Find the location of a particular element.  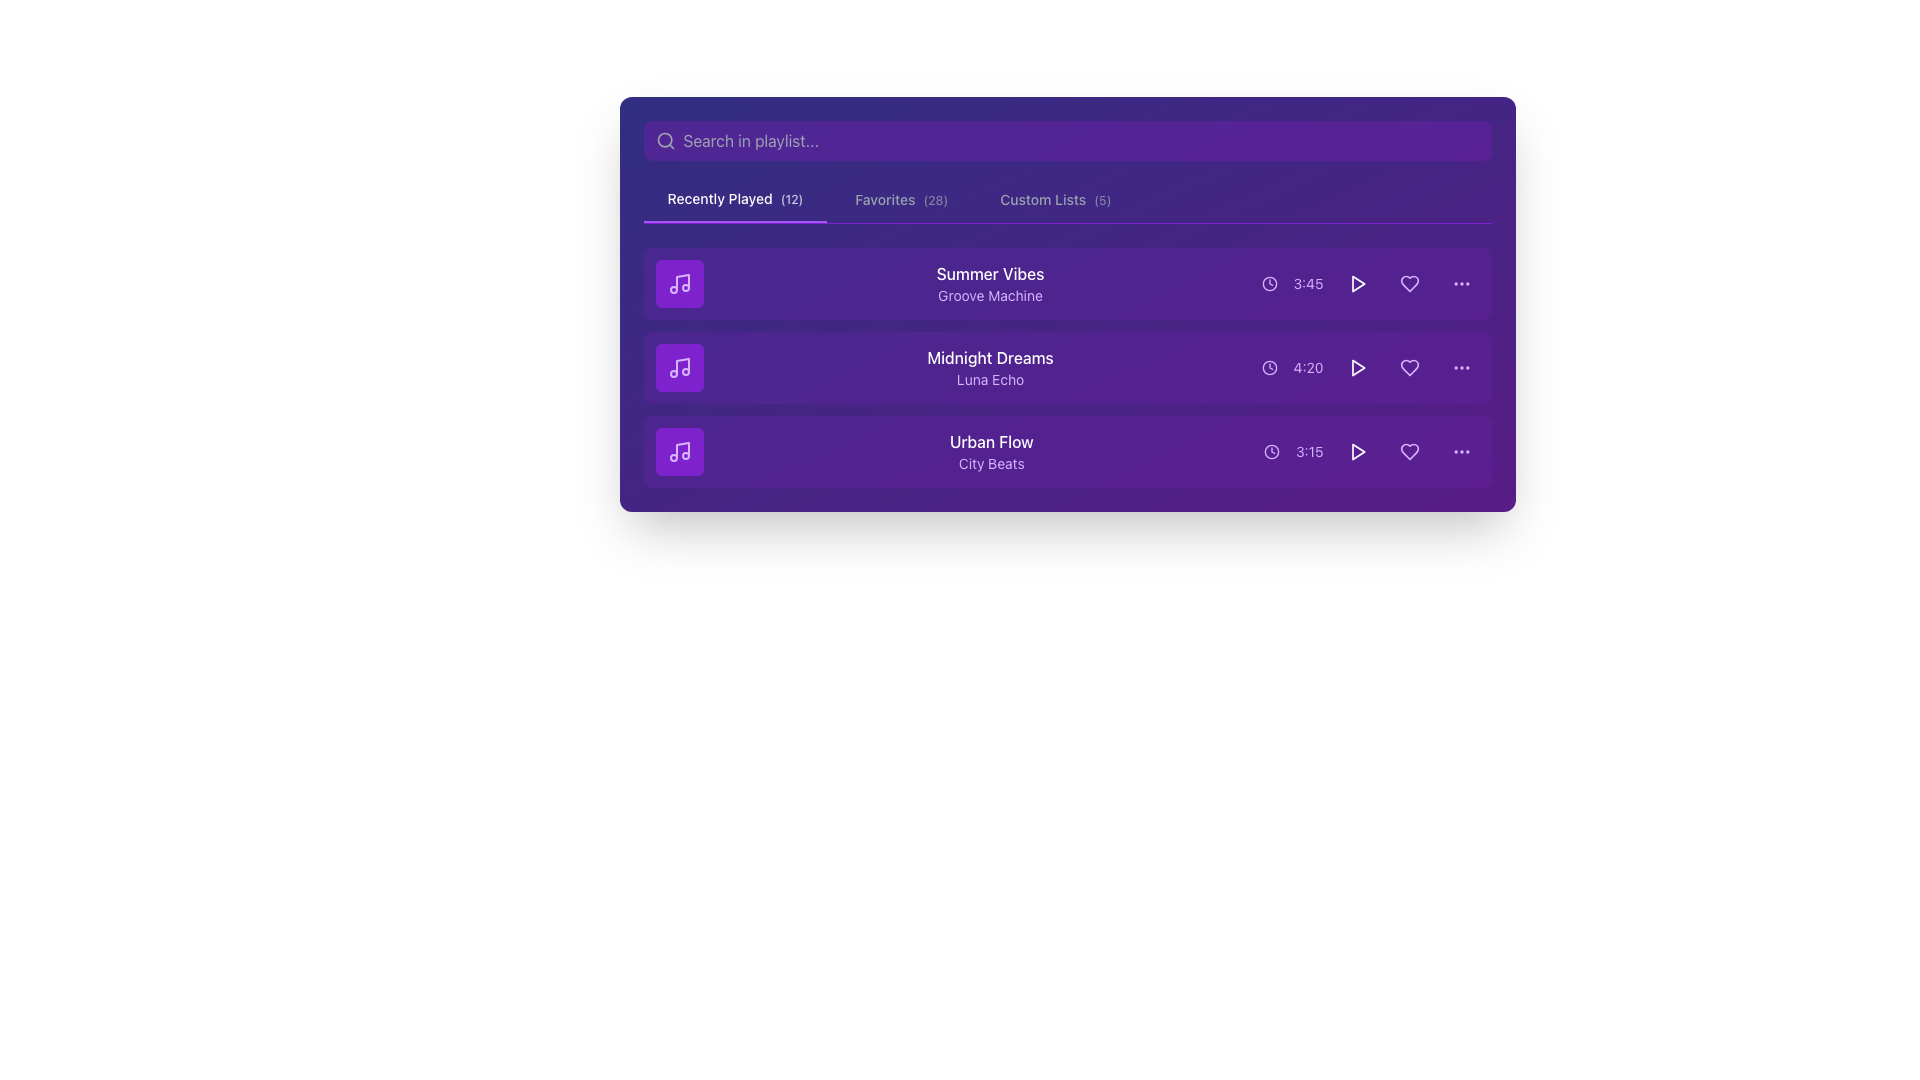

the purple music note icon, which is the topmost element in the 'Summer Vibes' list item panel is located at coordinates (679, 284).